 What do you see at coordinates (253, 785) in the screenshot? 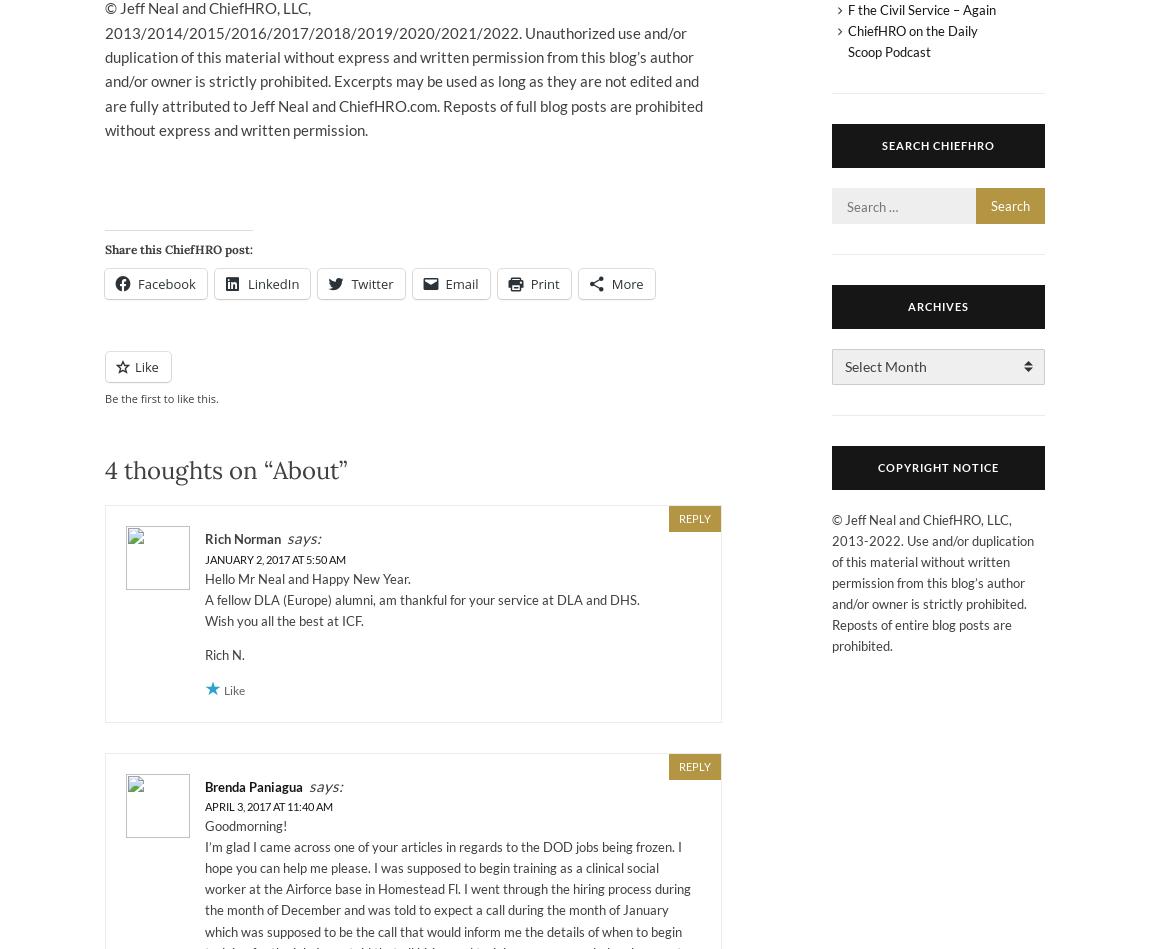
I see `'Brenda Paniagua'` at bounding box center [253, 785].